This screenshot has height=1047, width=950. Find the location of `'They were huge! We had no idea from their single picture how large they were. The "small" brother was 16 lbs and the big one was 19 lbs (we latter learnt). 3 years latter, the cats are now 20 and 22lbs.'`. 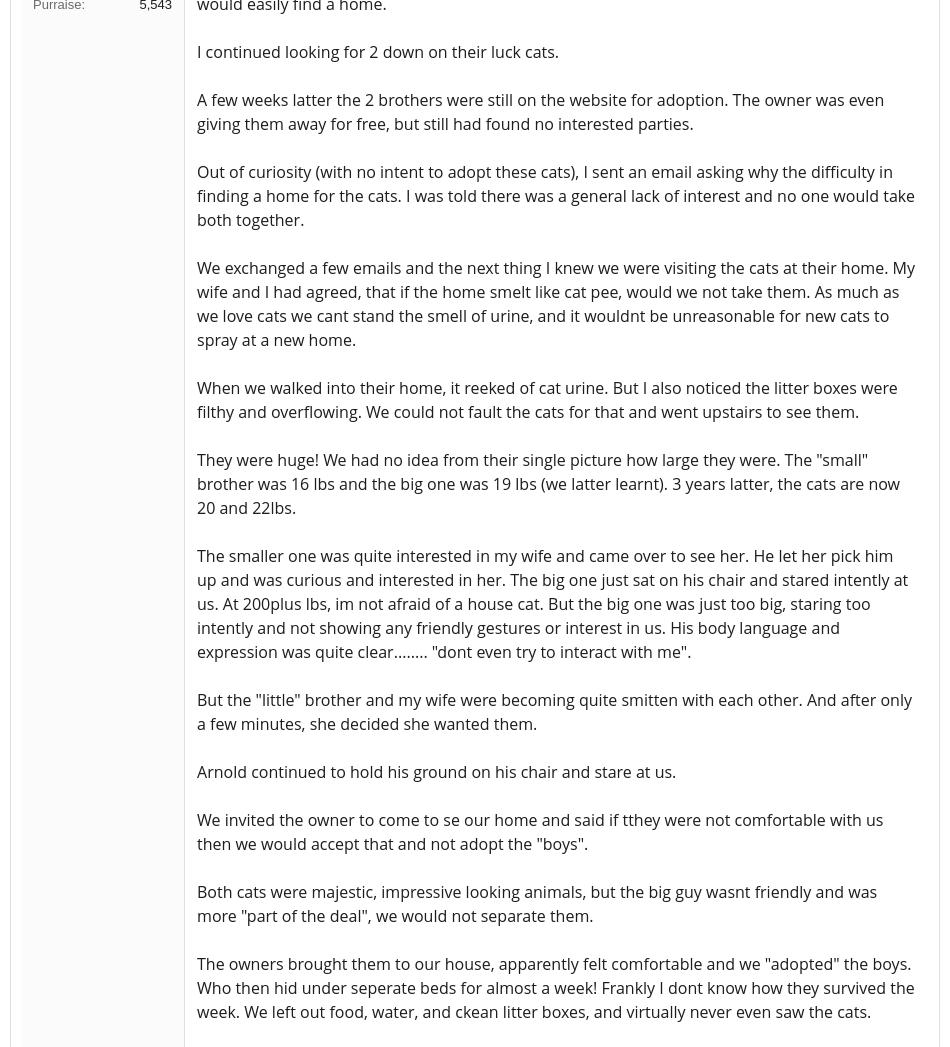

'They were huge! We had no idea from their single picture how large they were. The "small" brother was 16 lbs and the big one was 19 lbs (we latter learnt). 3 years latter, the cats are now 20 and 22lbs.' is located at coordinates (548, 481).